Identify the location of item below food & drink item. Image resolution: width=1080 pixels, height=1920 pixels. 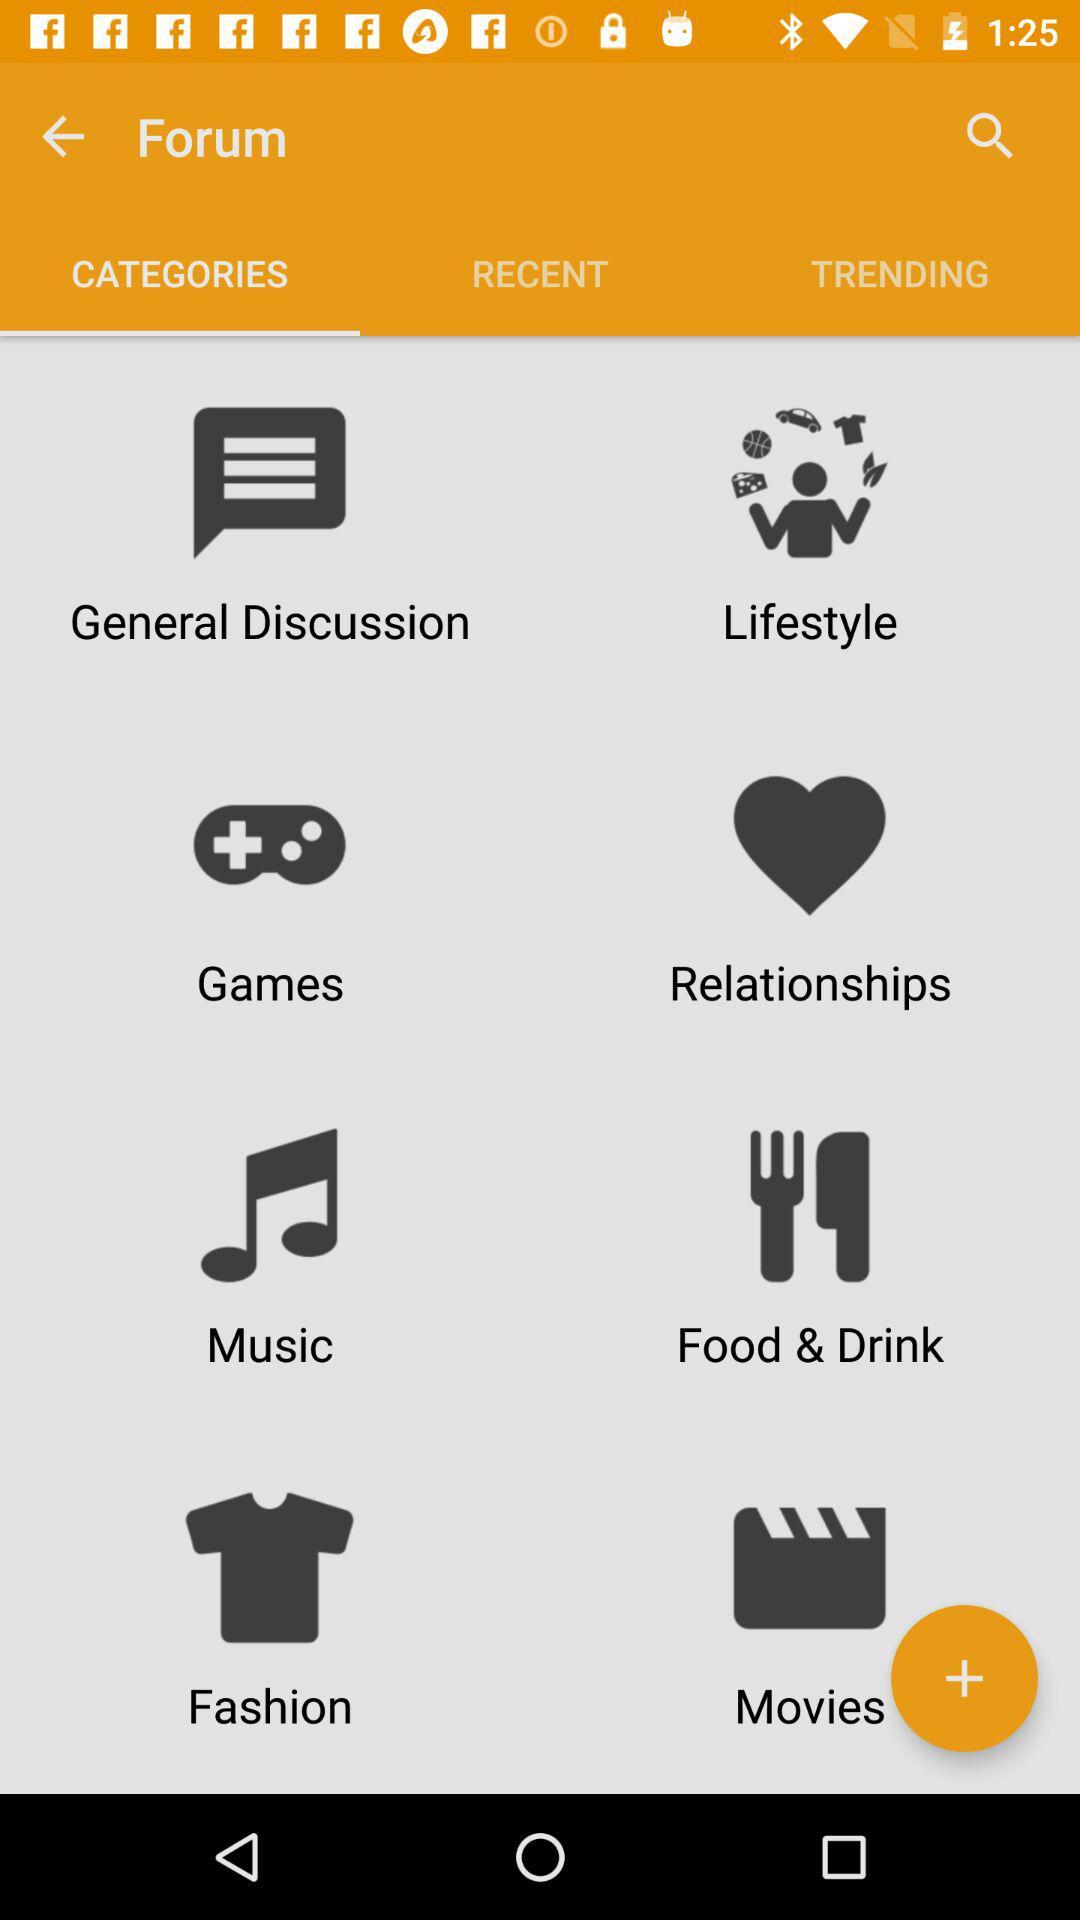
(963, 1678).